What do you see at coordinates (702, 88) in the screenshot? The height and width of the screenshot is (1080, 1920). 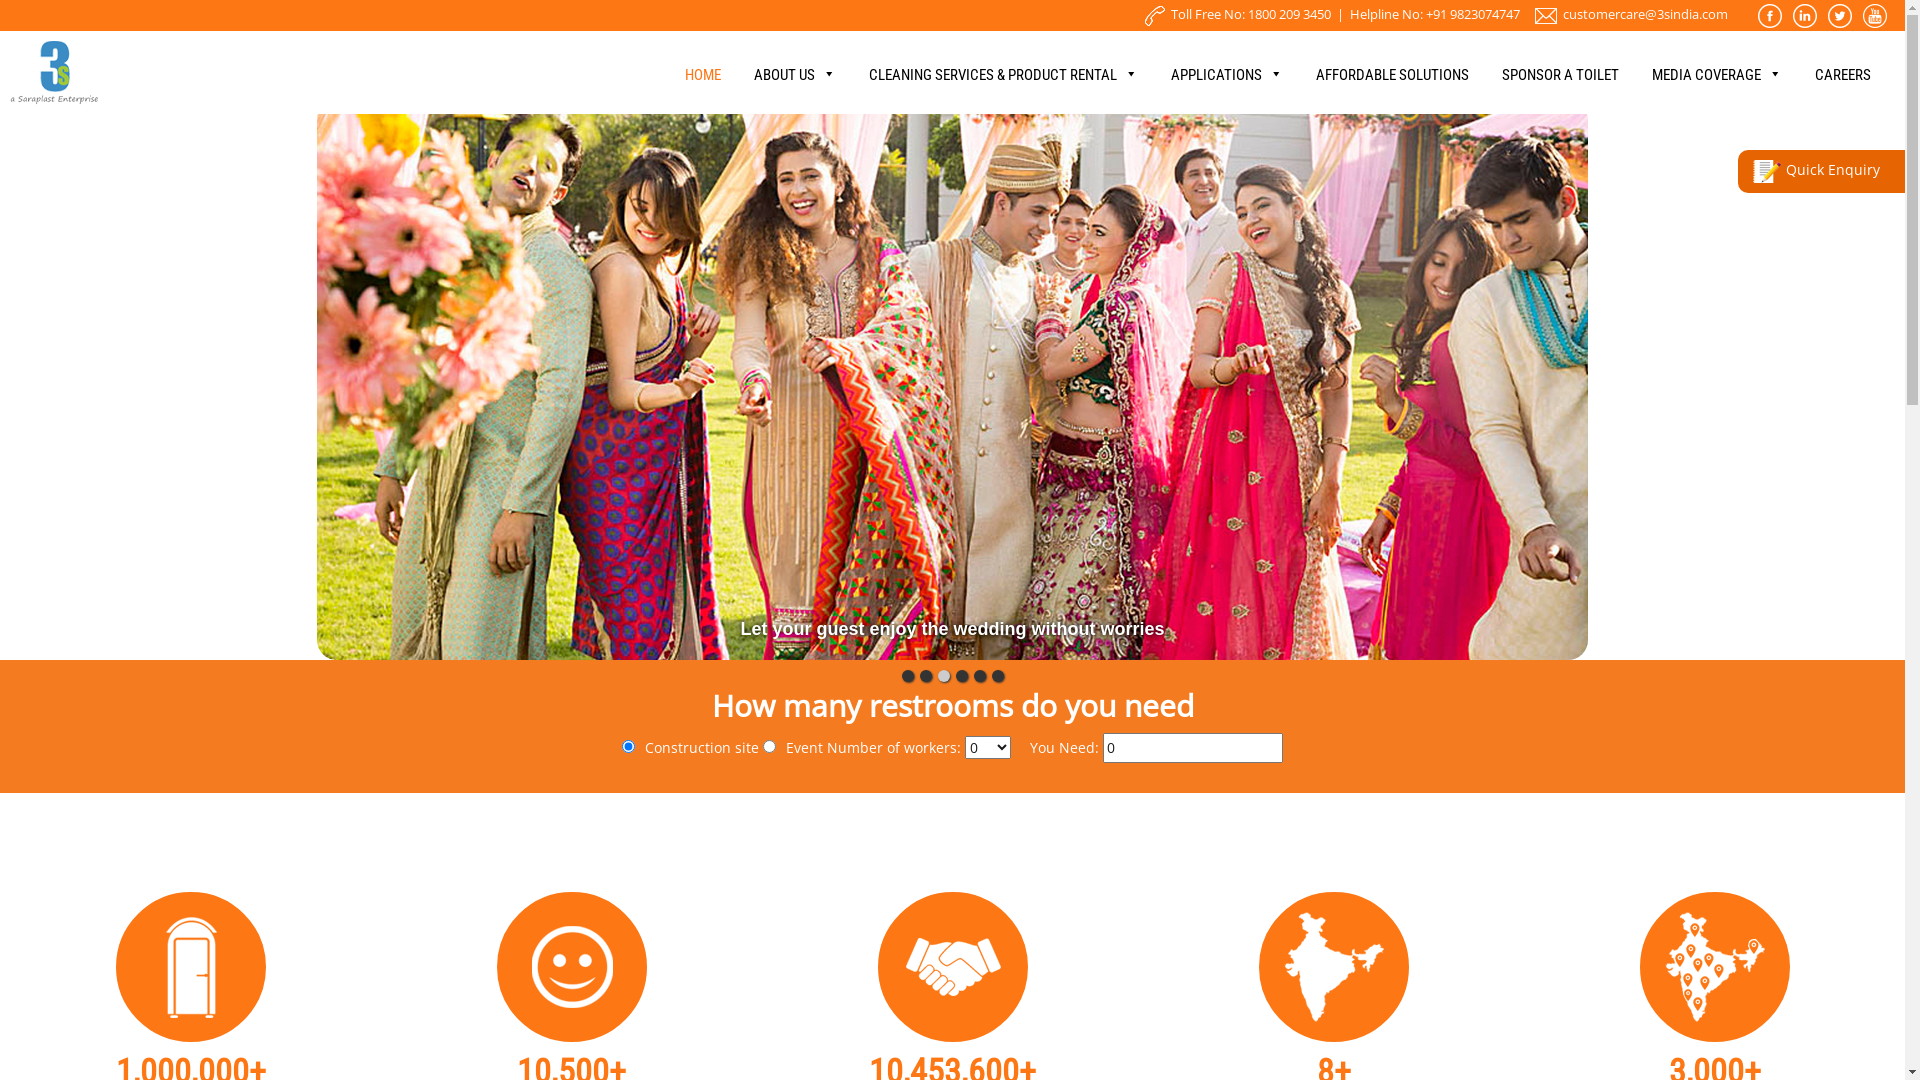 I see `'HOME'` at bounding box center [702, 88].